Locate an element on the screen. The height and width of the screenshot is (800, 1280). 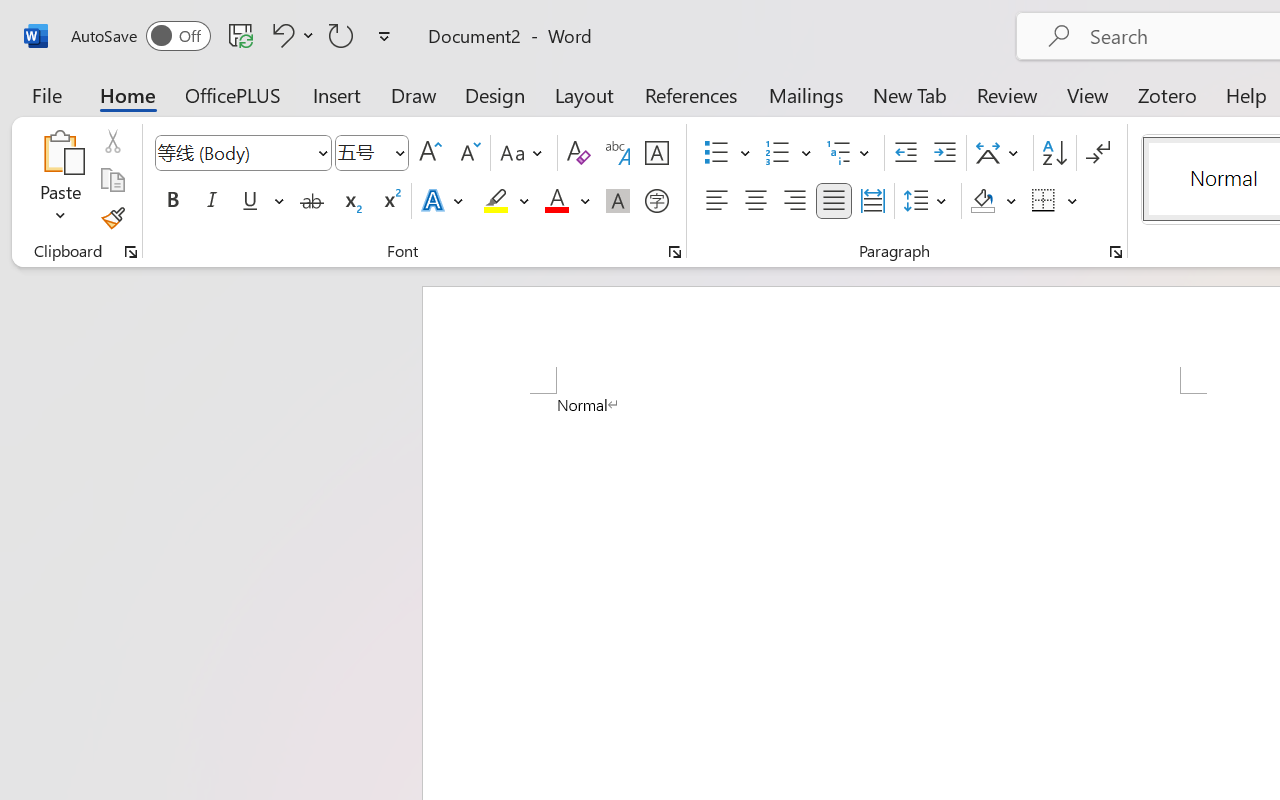
'Paste' is located at coordinates (60, 151).